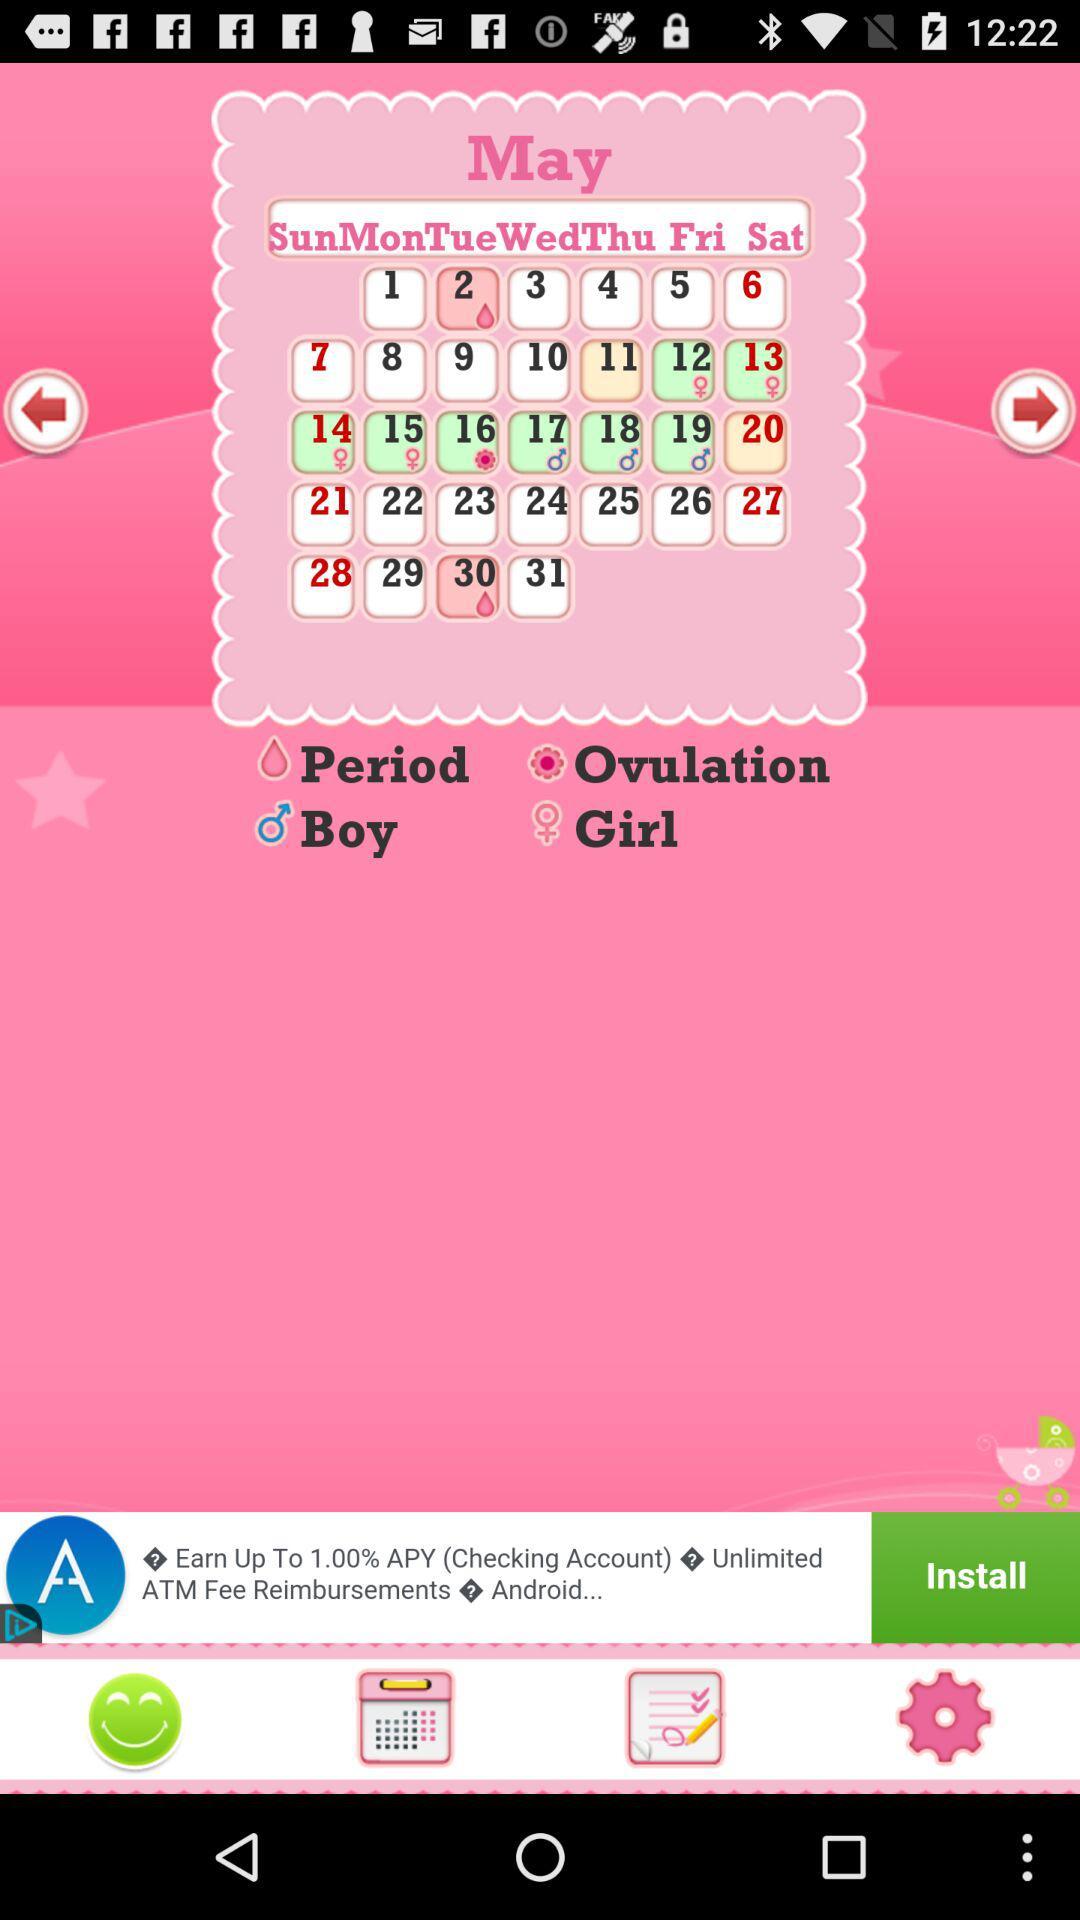 The height and width of the screenshot is (1920, 1080). Describe the element at coordinates (540, 1576) in the screenshot. I see `open advertisements detail` at that location.